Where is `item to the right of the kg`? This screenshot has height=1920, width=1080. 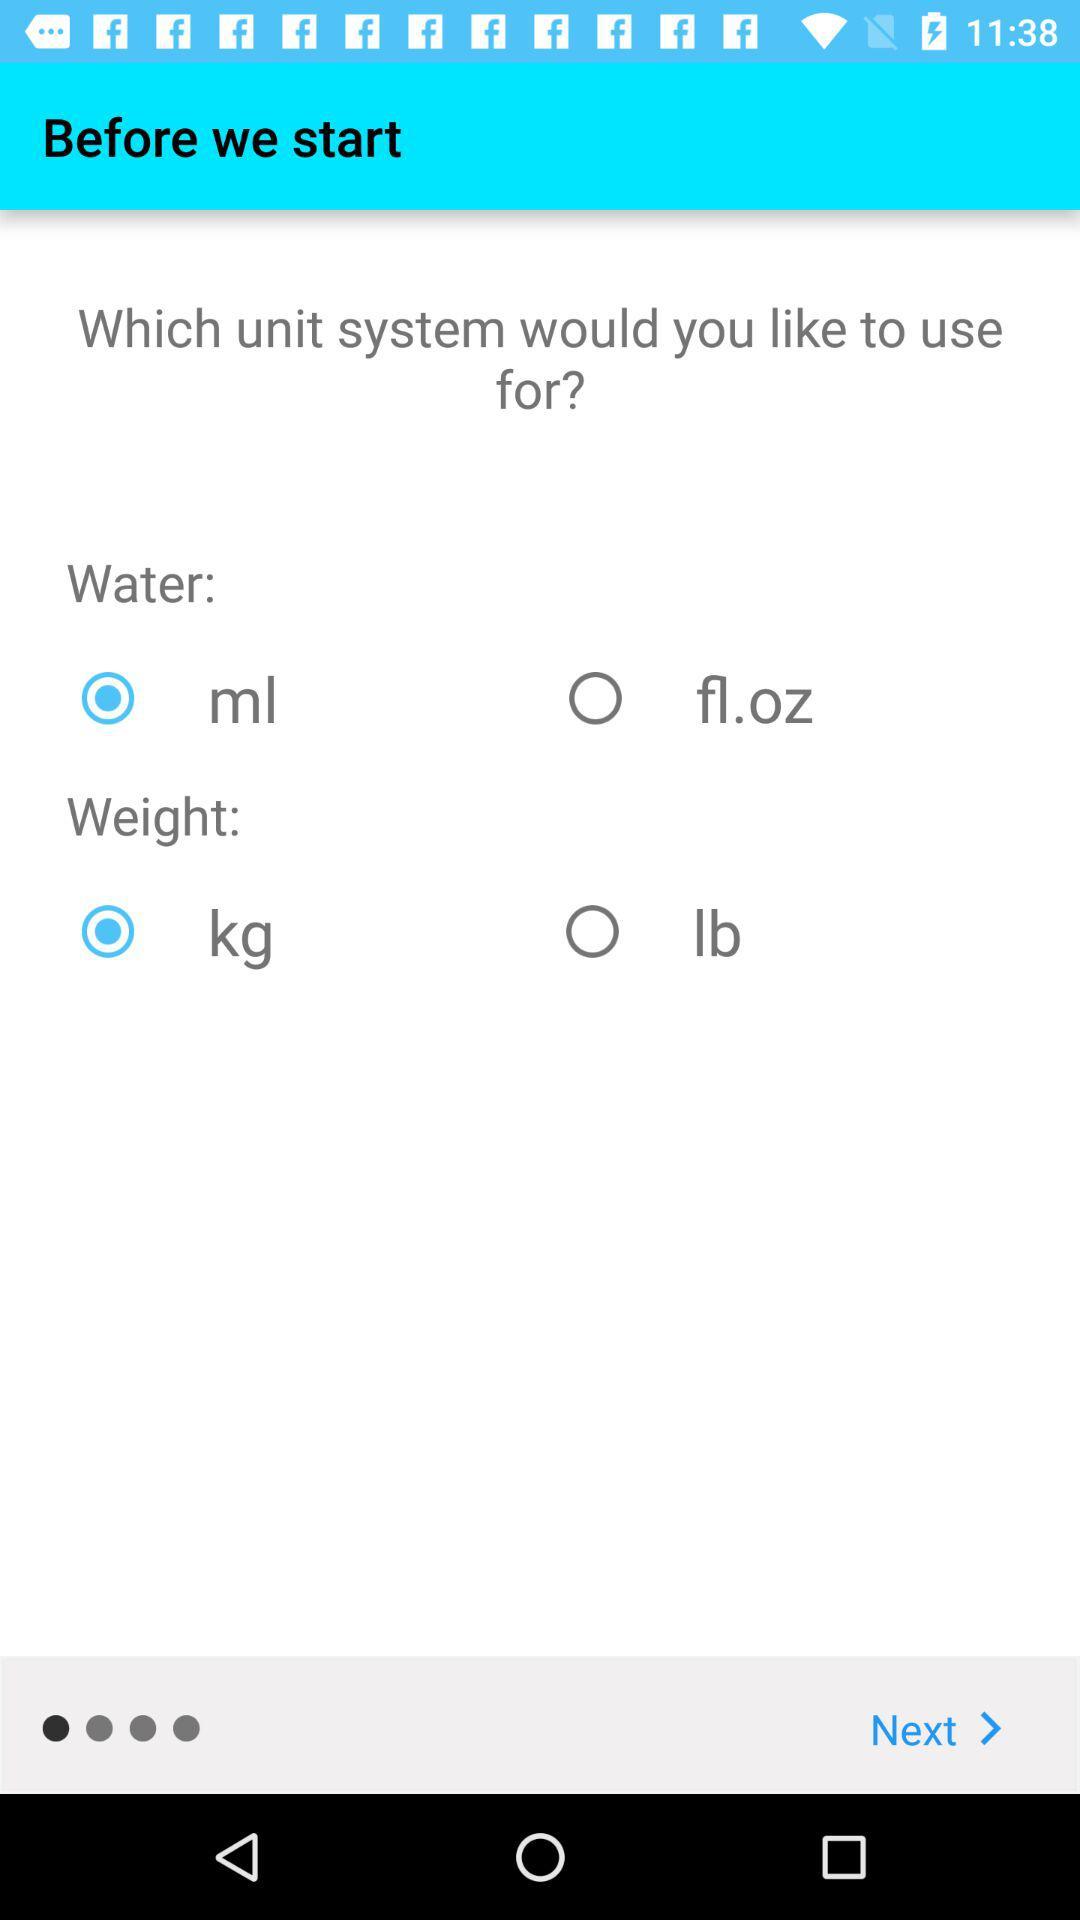 item to the right of the kg is located at coordinates (781, 930).